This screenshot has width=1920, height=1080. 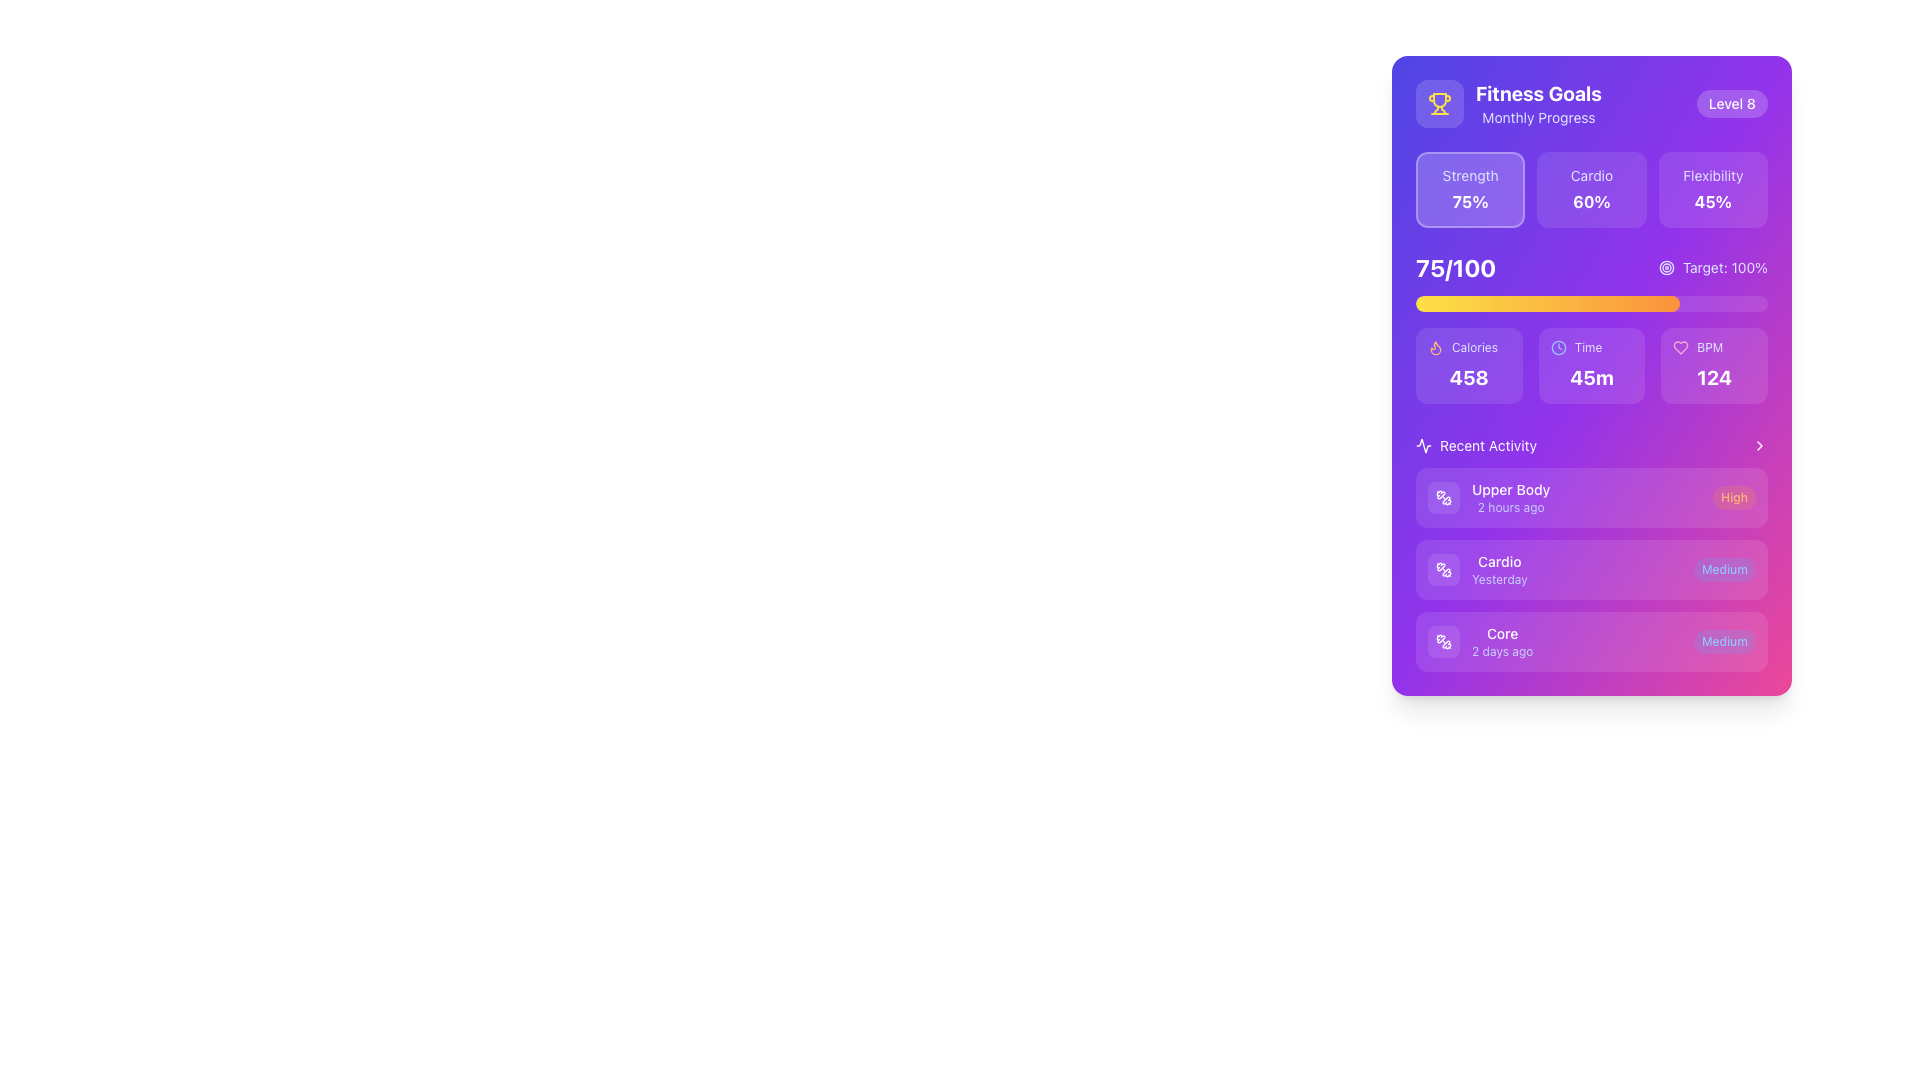 I want to click on the small right-arrow chevron icon located in the header bar labeled 'Recent Activity' on the far-right side, directly aligned with the text, so click(x=1760, y=445).